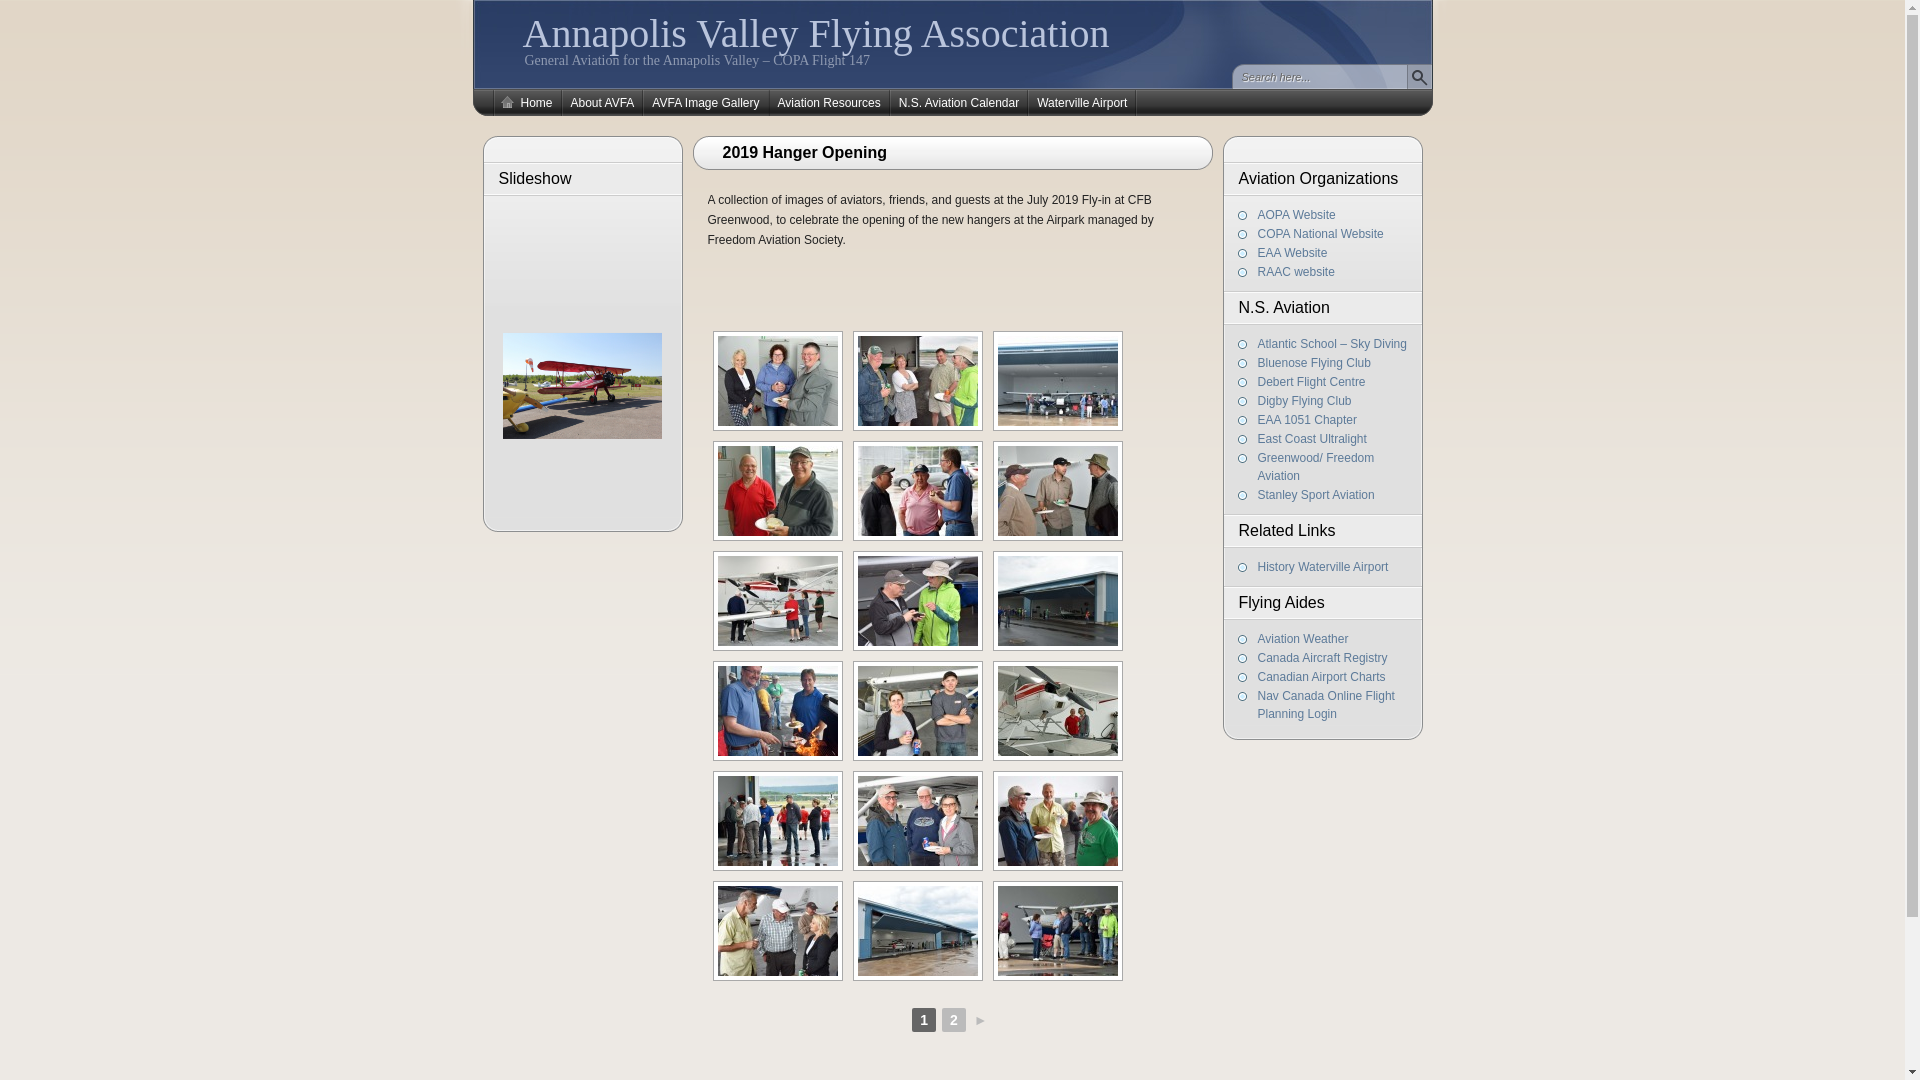  I want to click on 'Find', so click(1417, 75).